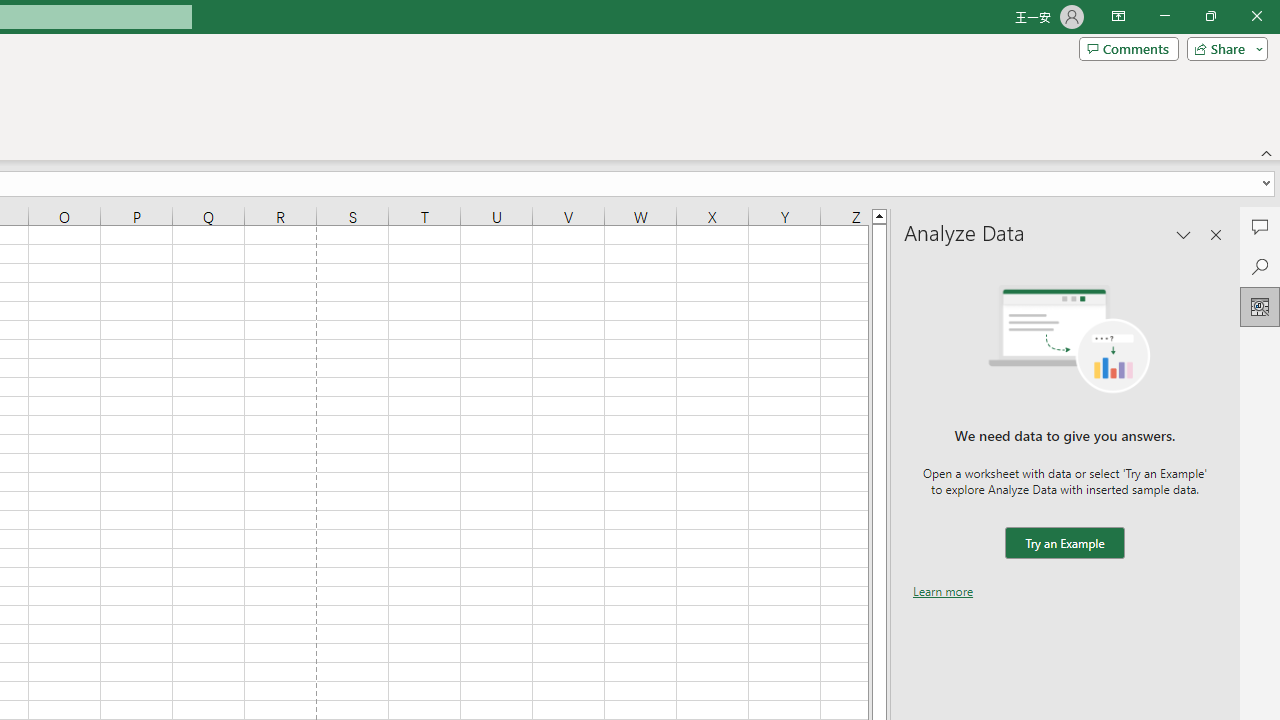 This screenshot has width=1280, height=720. Describe the element at coordinates (1184, 234) in the screenshot. I see `'Task Pane Options'` at that location.